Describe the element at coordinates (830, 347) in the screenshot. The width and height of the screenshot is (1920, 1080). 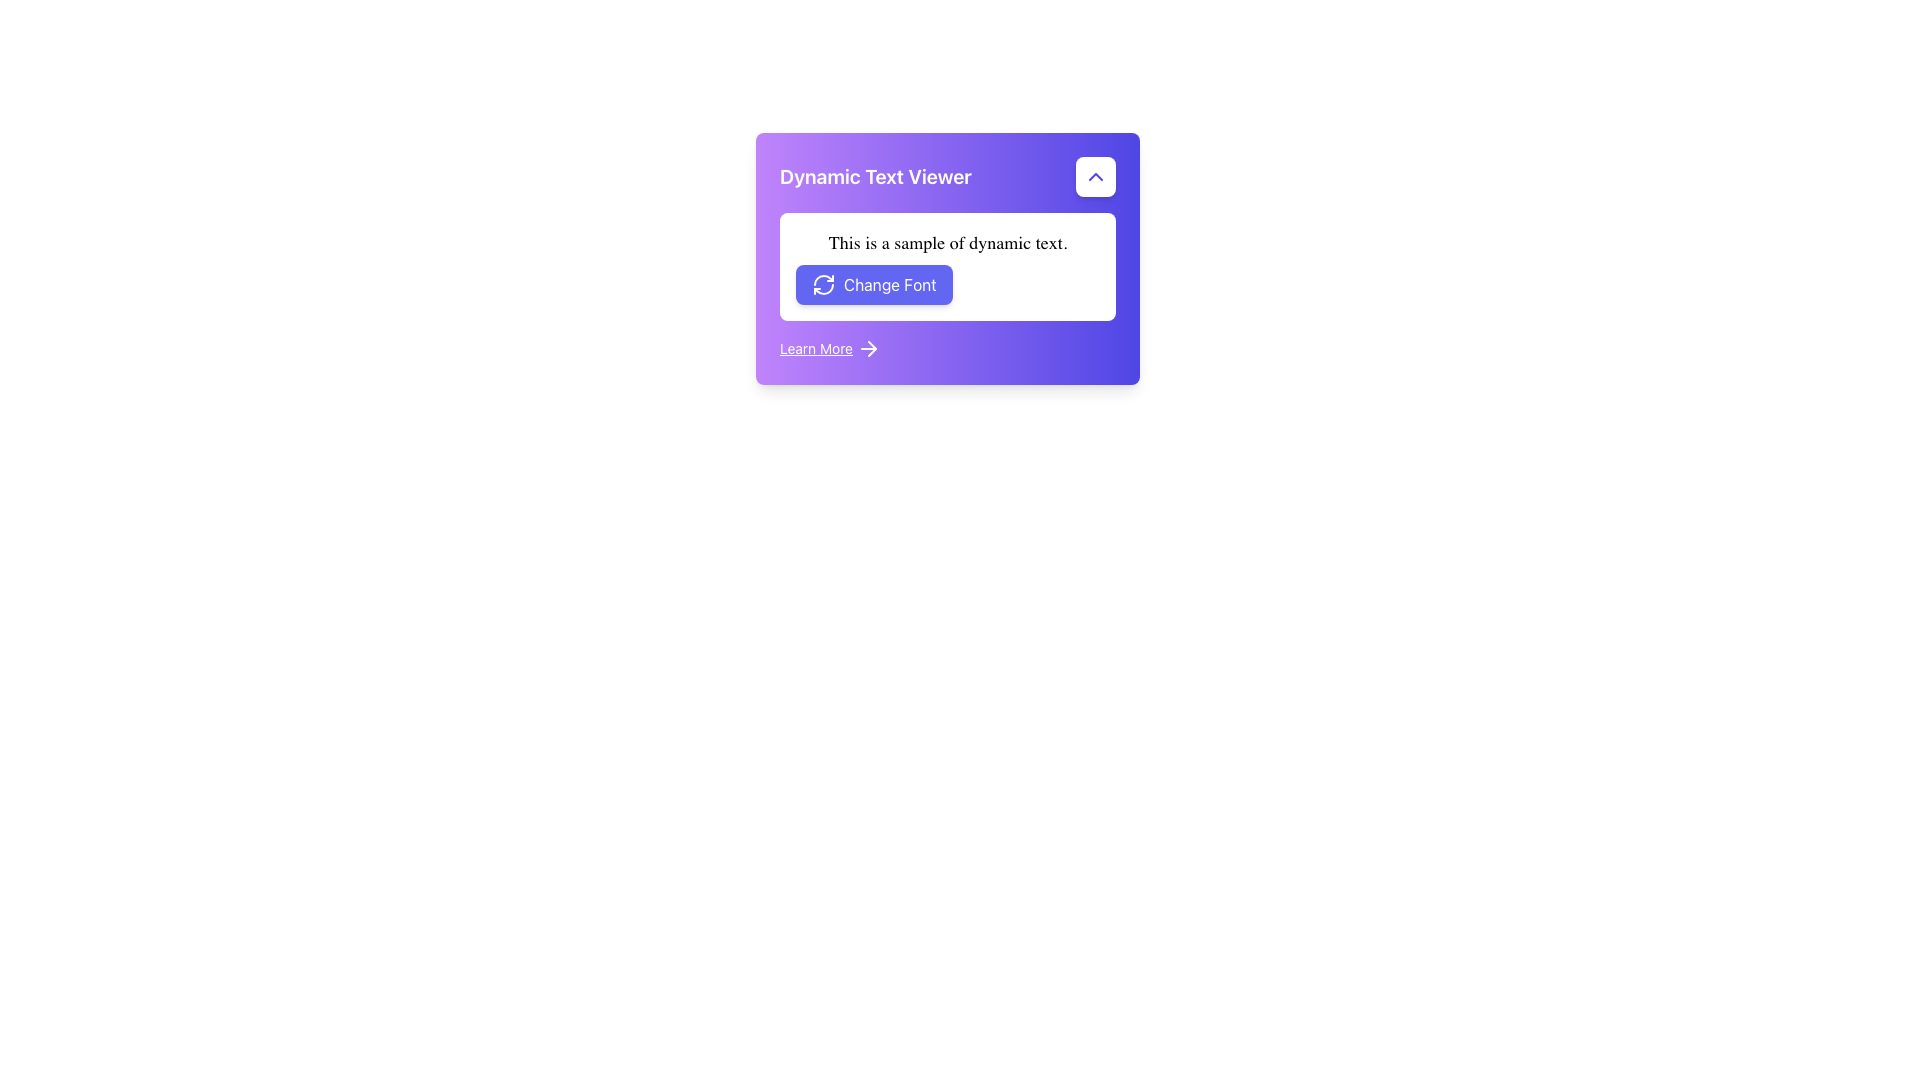
I see `the 'Learn More' hyperlink, which is styled in white underlined text and positioned next to a right-pointing arrow icon` at that location.